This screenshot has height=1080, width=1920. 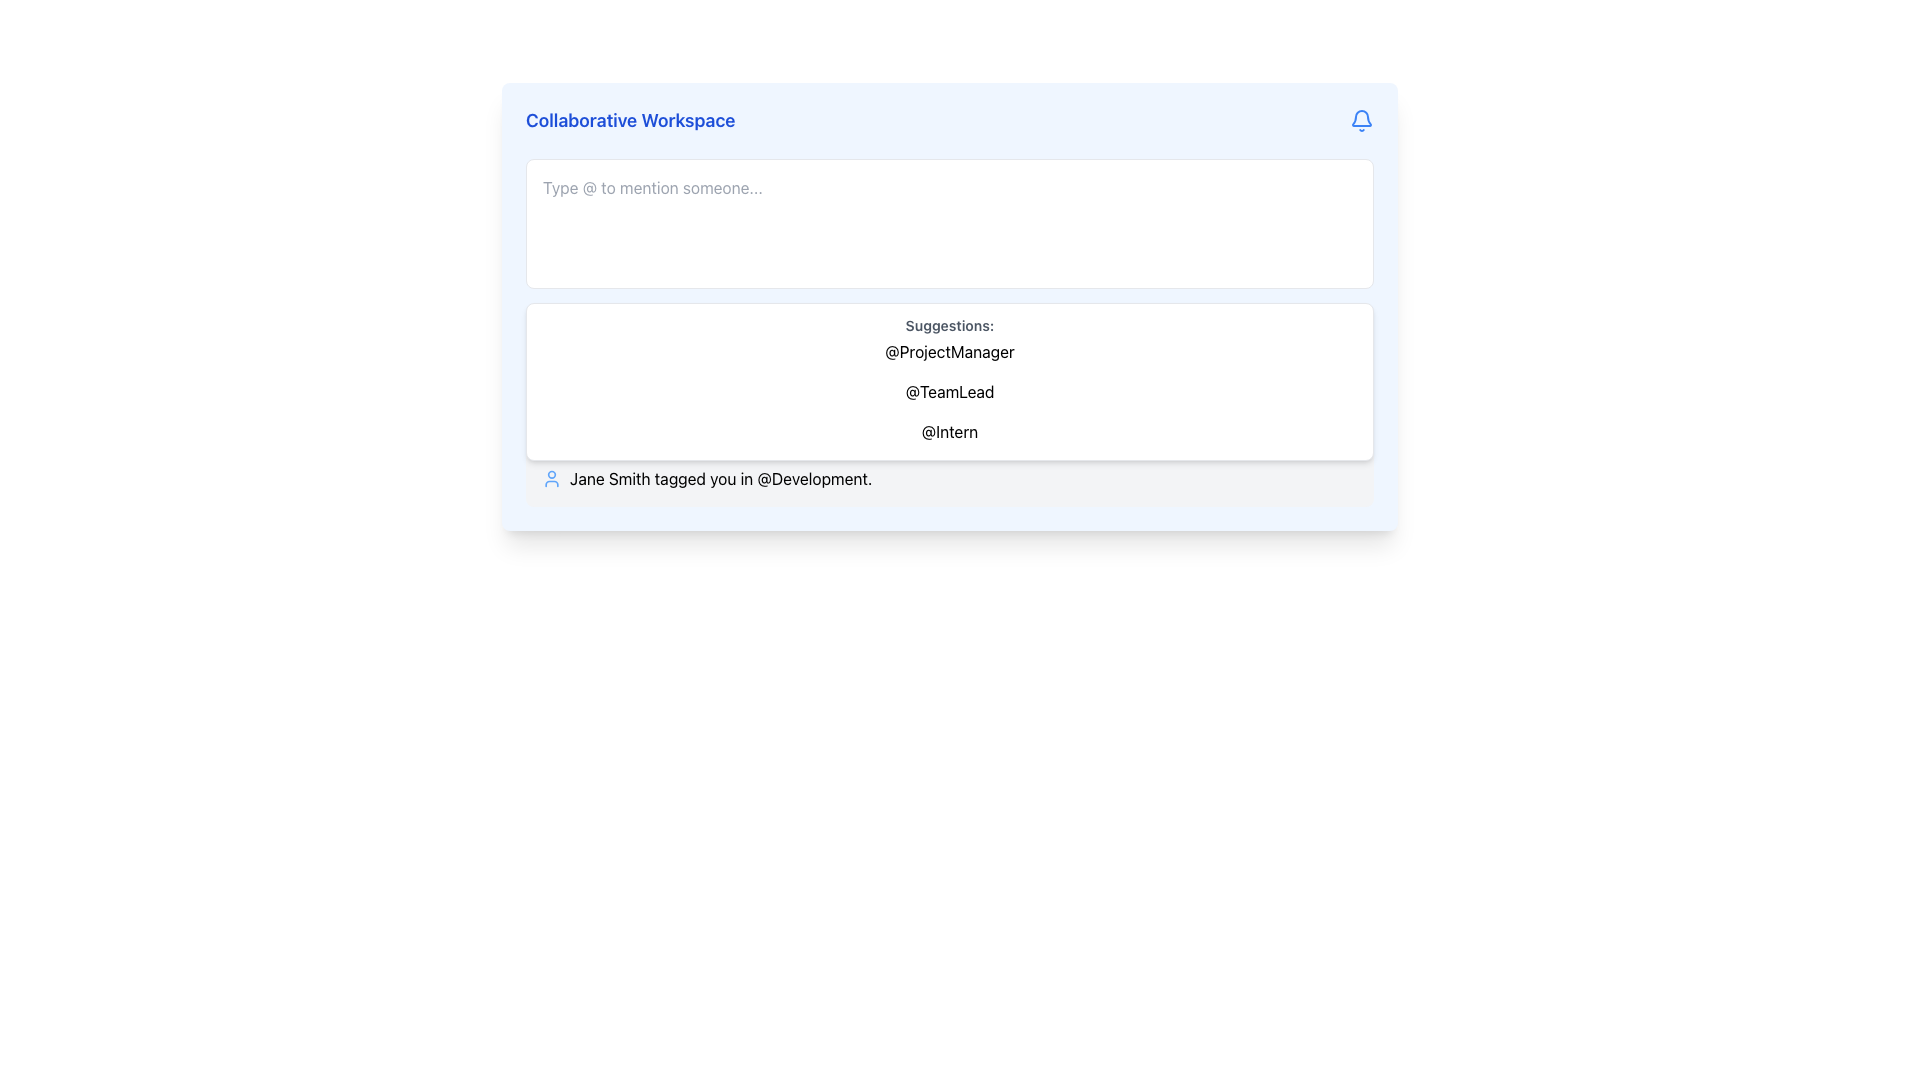 What do you see at coordinates (949, 478) in the screenshot?
I see `the second notification message that reads 'Jane Smith tagged you in @Development', which is located beneath the message about 'John Doe mentioned you in @Marketing'` at bounding box center [949, 478].